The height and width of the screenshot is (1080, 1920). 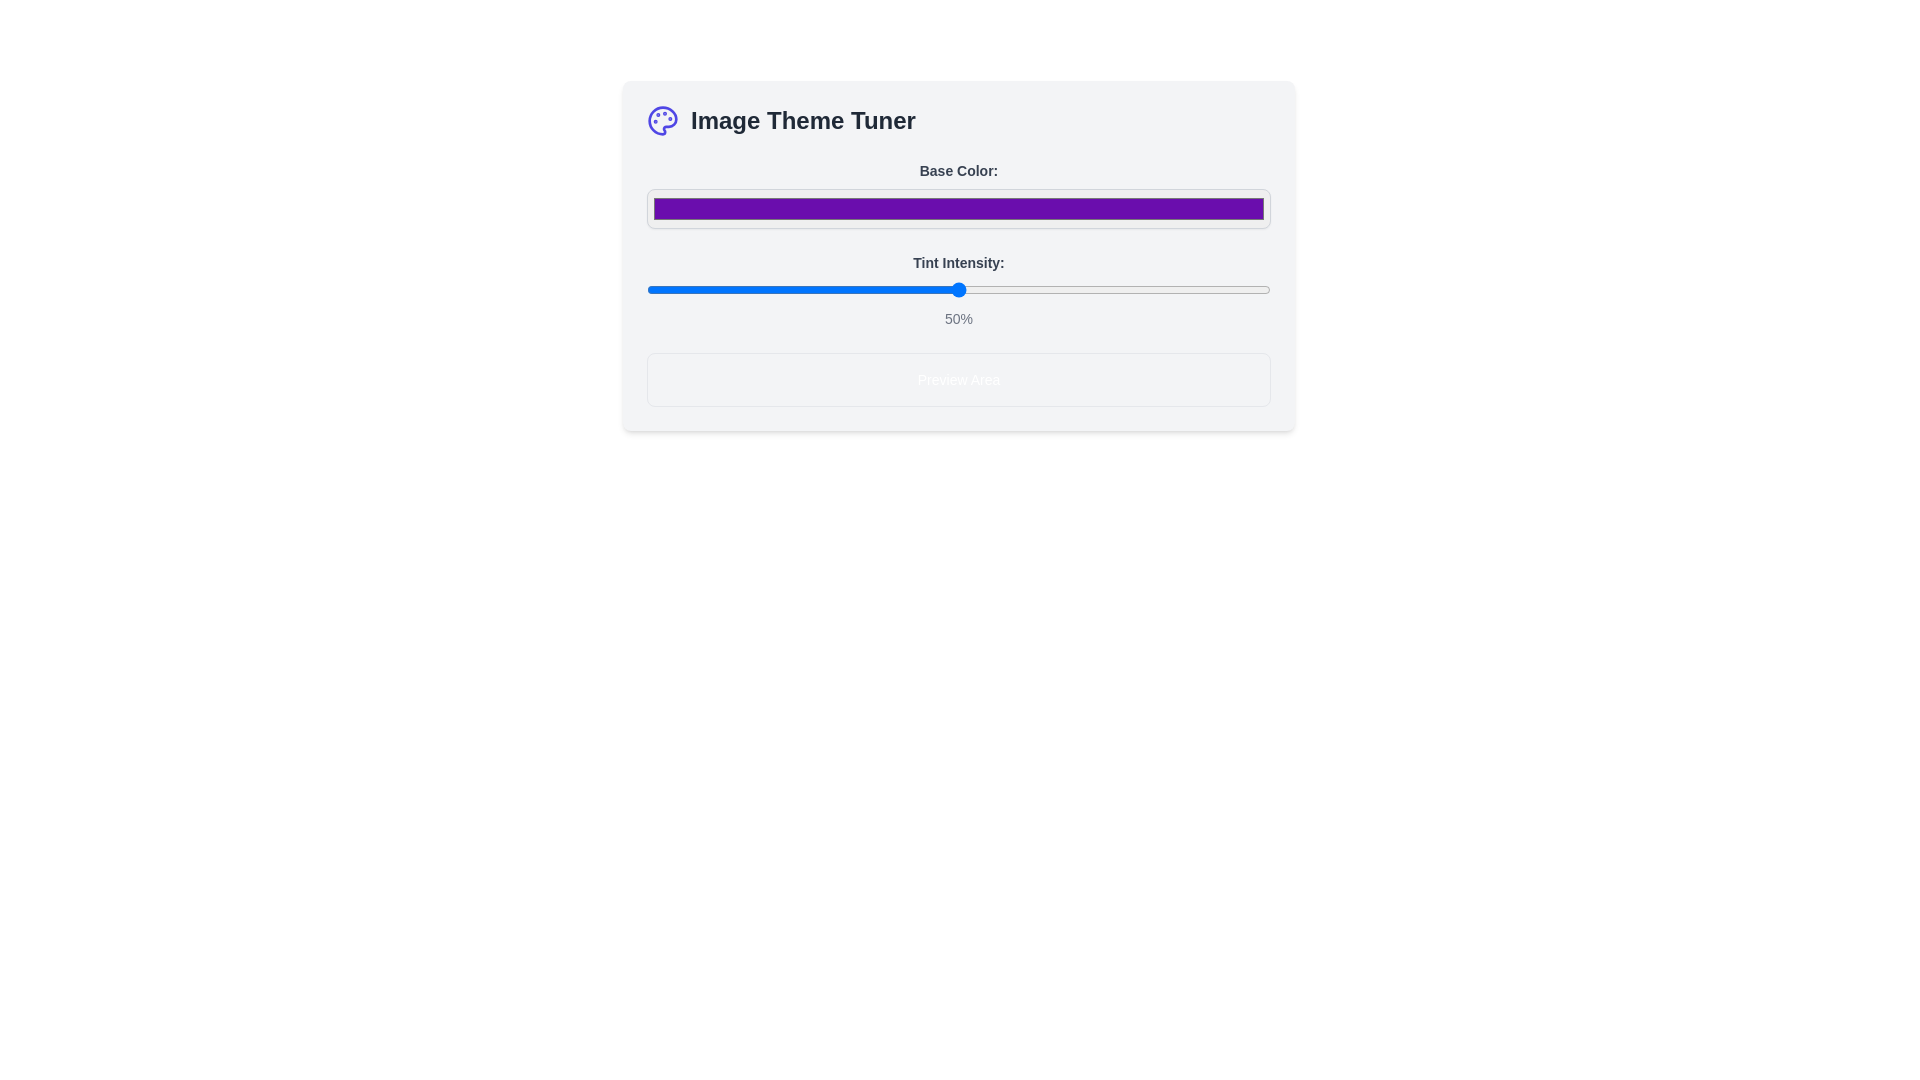 What do you see at coordinates (803, 120) in the screenshot?
I see `the prominently styled text label that reads 'Image Theme Tuner', which is positioned to the right of a palette icon and serves as the title for the section` at bounding box center [803, 120].